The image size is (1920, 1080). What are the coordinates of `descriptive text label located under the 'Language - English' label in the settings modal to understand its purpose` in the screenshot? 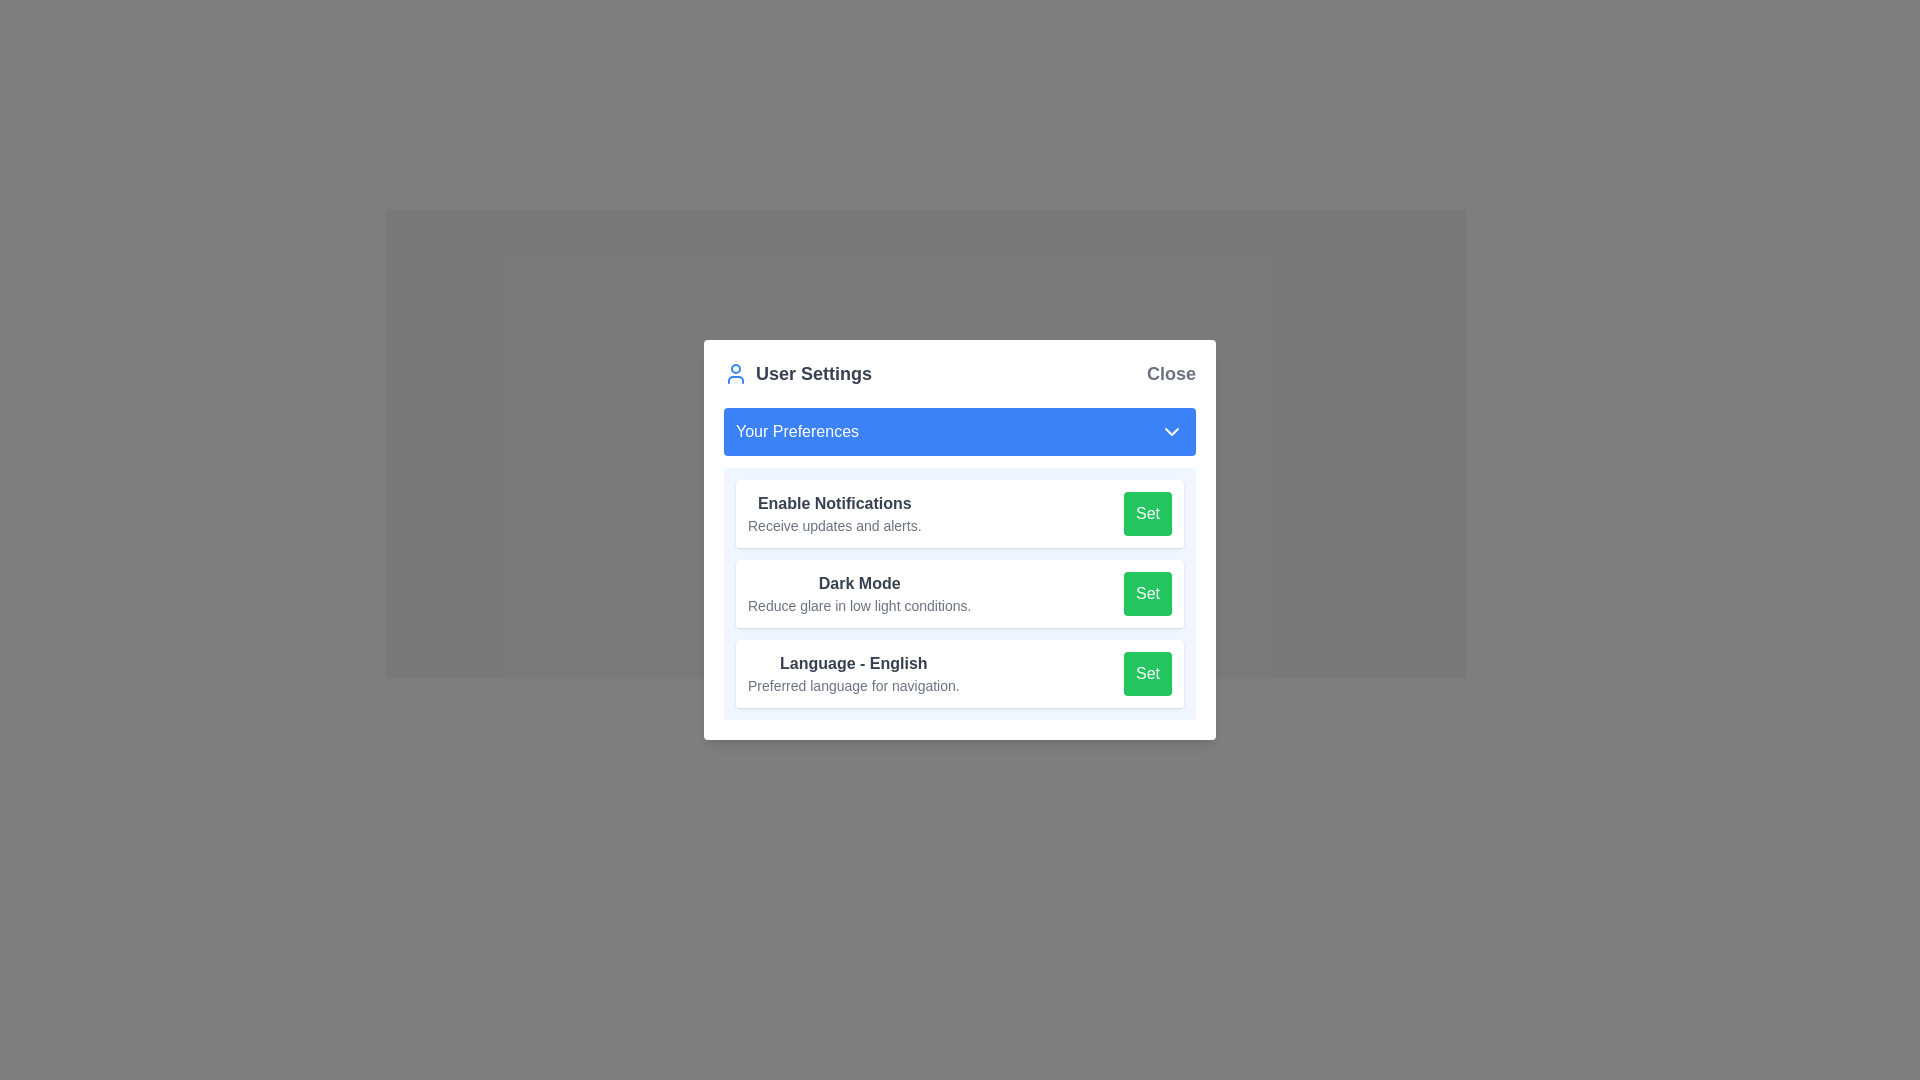 It's located at (853, 685).